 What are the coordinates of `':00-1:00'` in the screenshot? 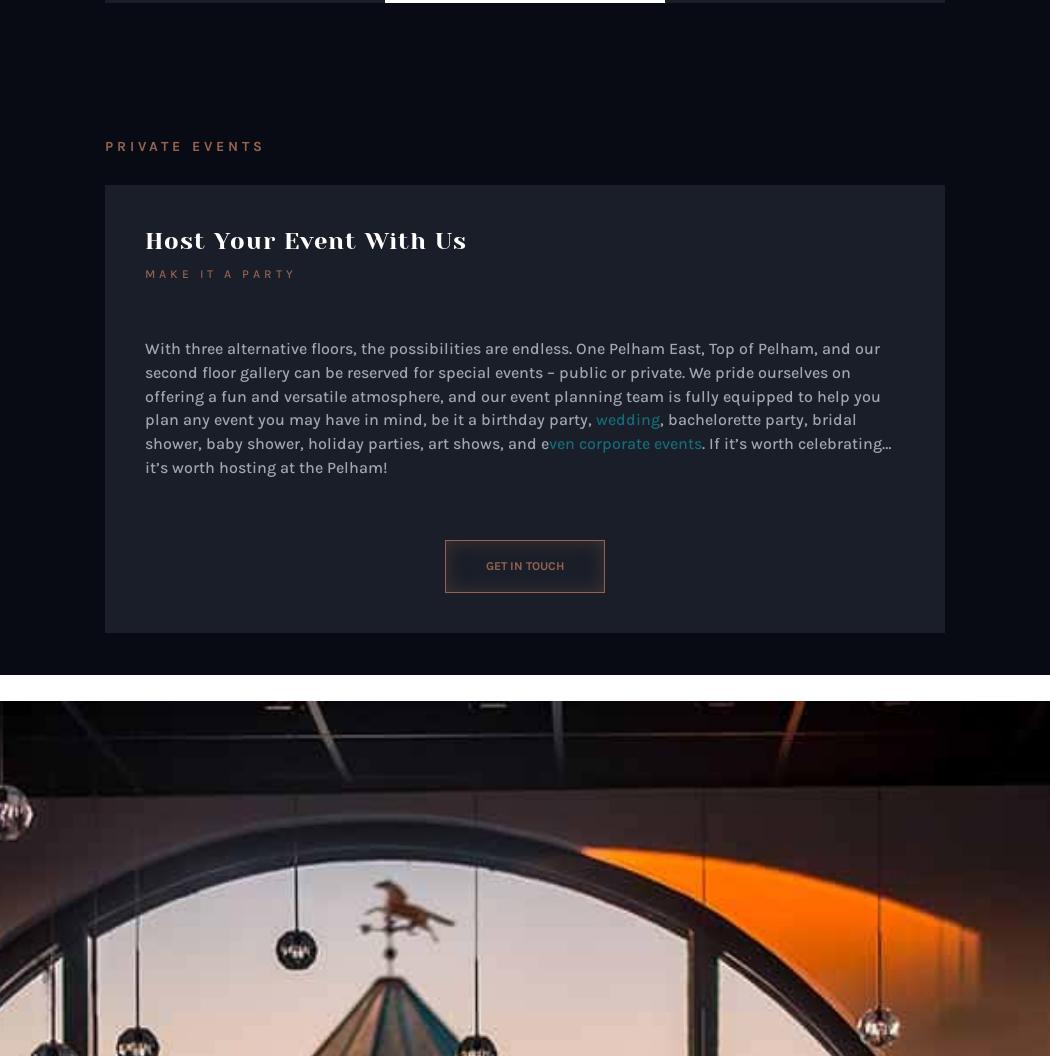 It's located at (229, 1023).